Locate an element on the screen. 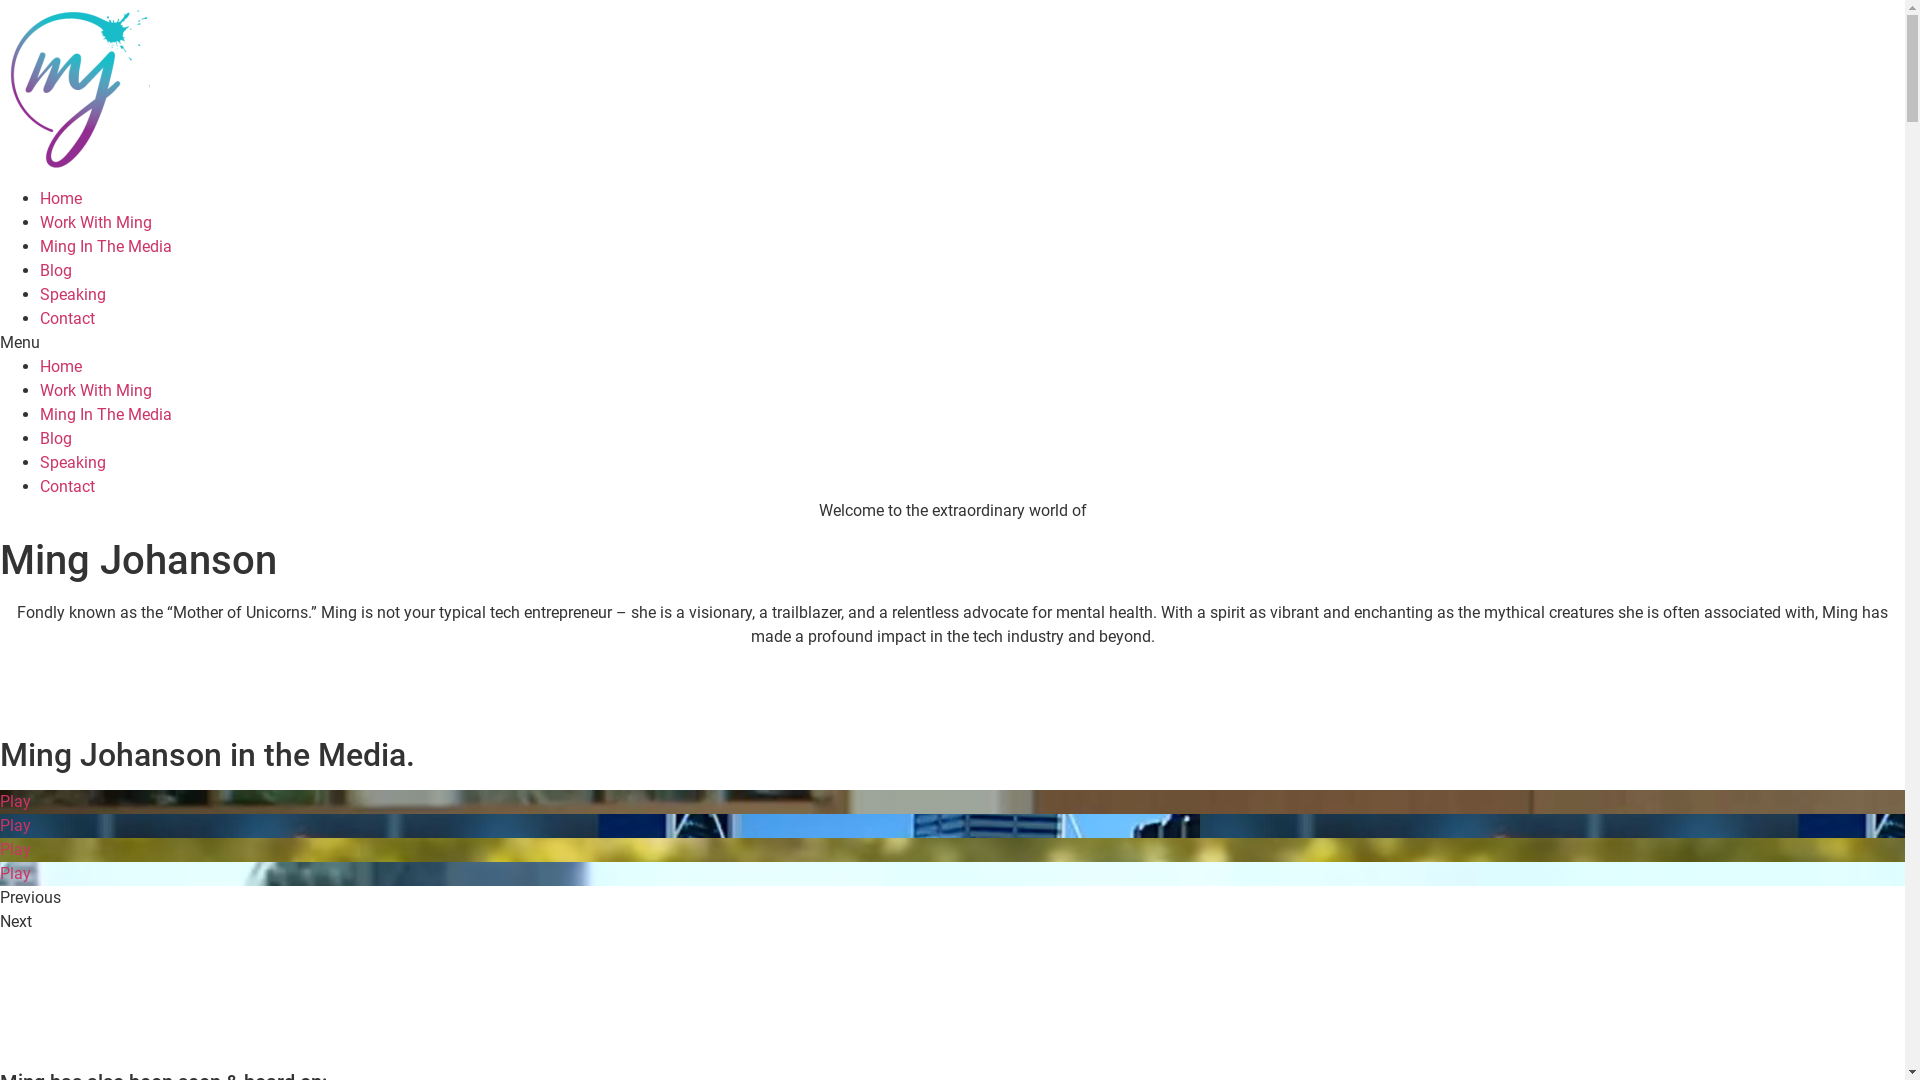 Image resolution: width=1920 pixels, height=1080 pixels. 'Work With Ming' is located at coordinates (39, 222).